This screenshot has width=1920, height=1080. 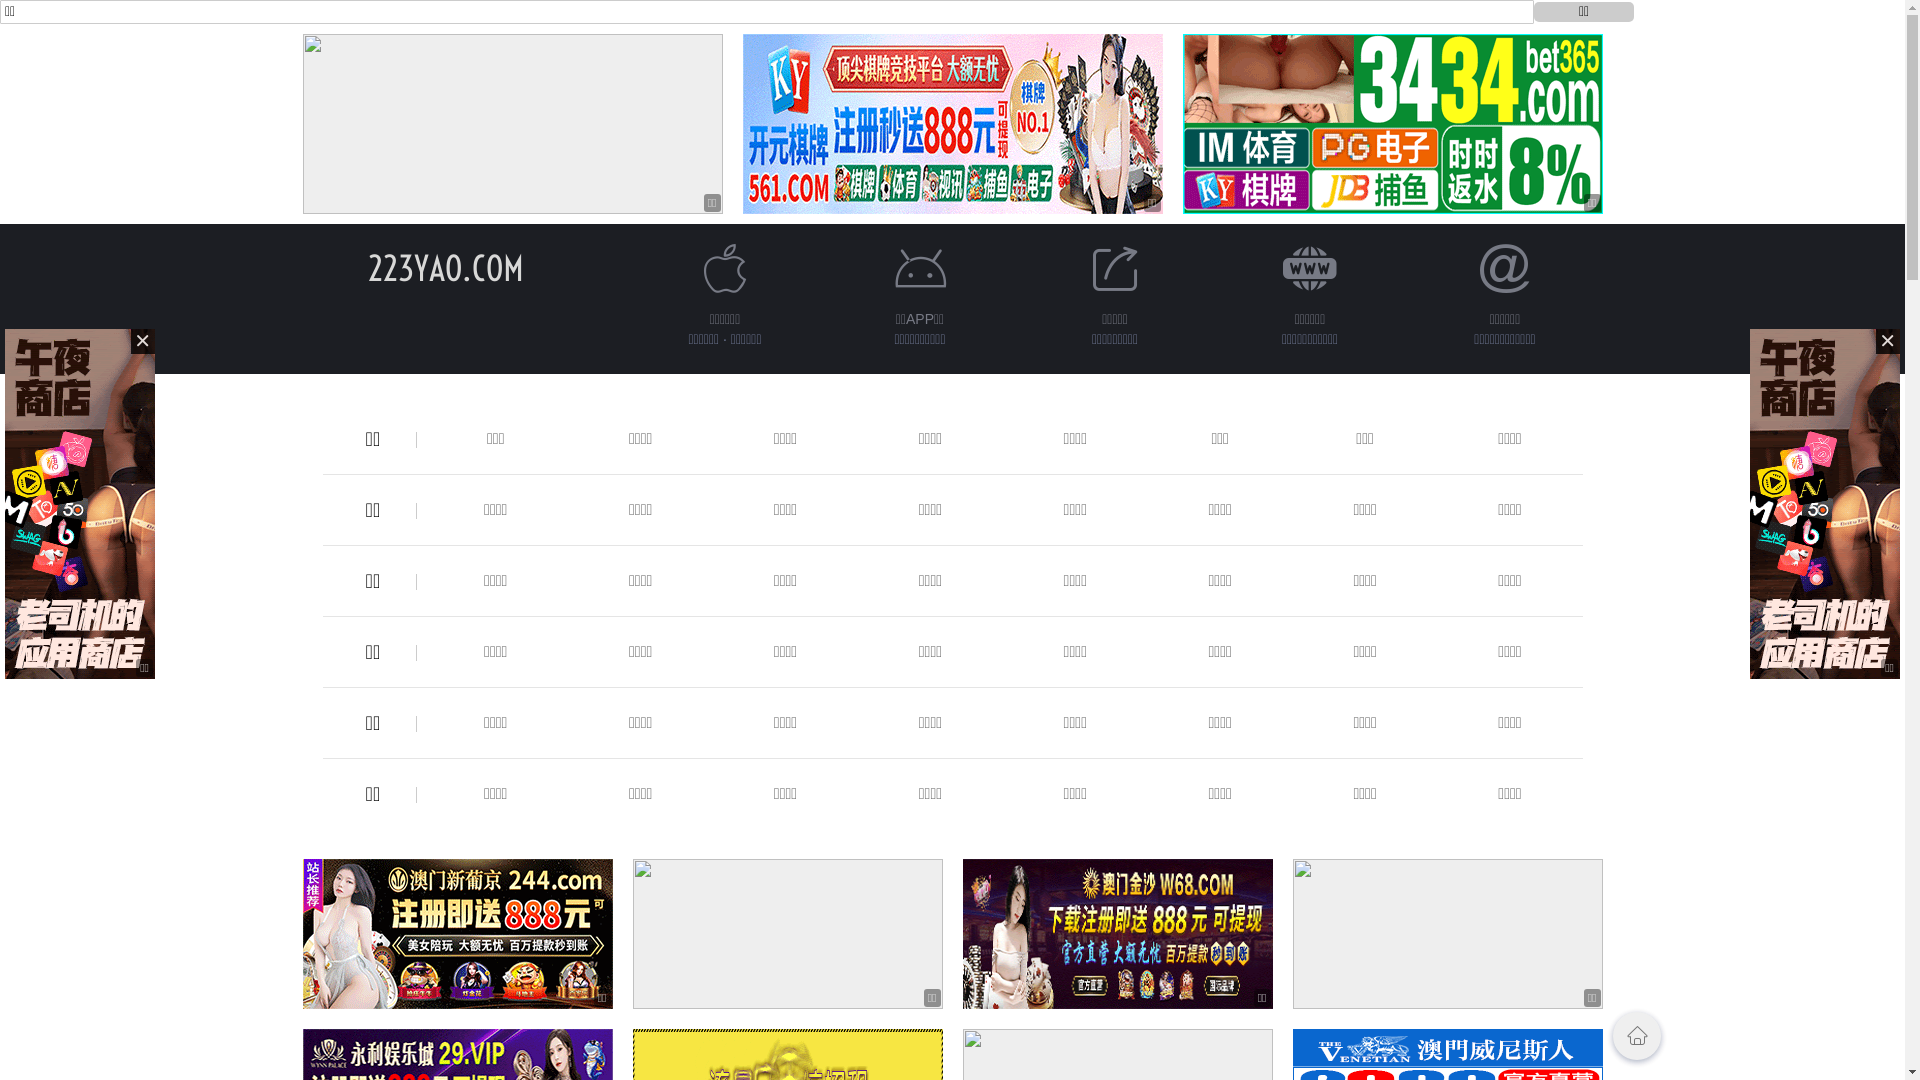 What do you see at coordinates (445, 267) in the screenshot?
I see `'223YAO.COM'` at bounding box center [445, 267].